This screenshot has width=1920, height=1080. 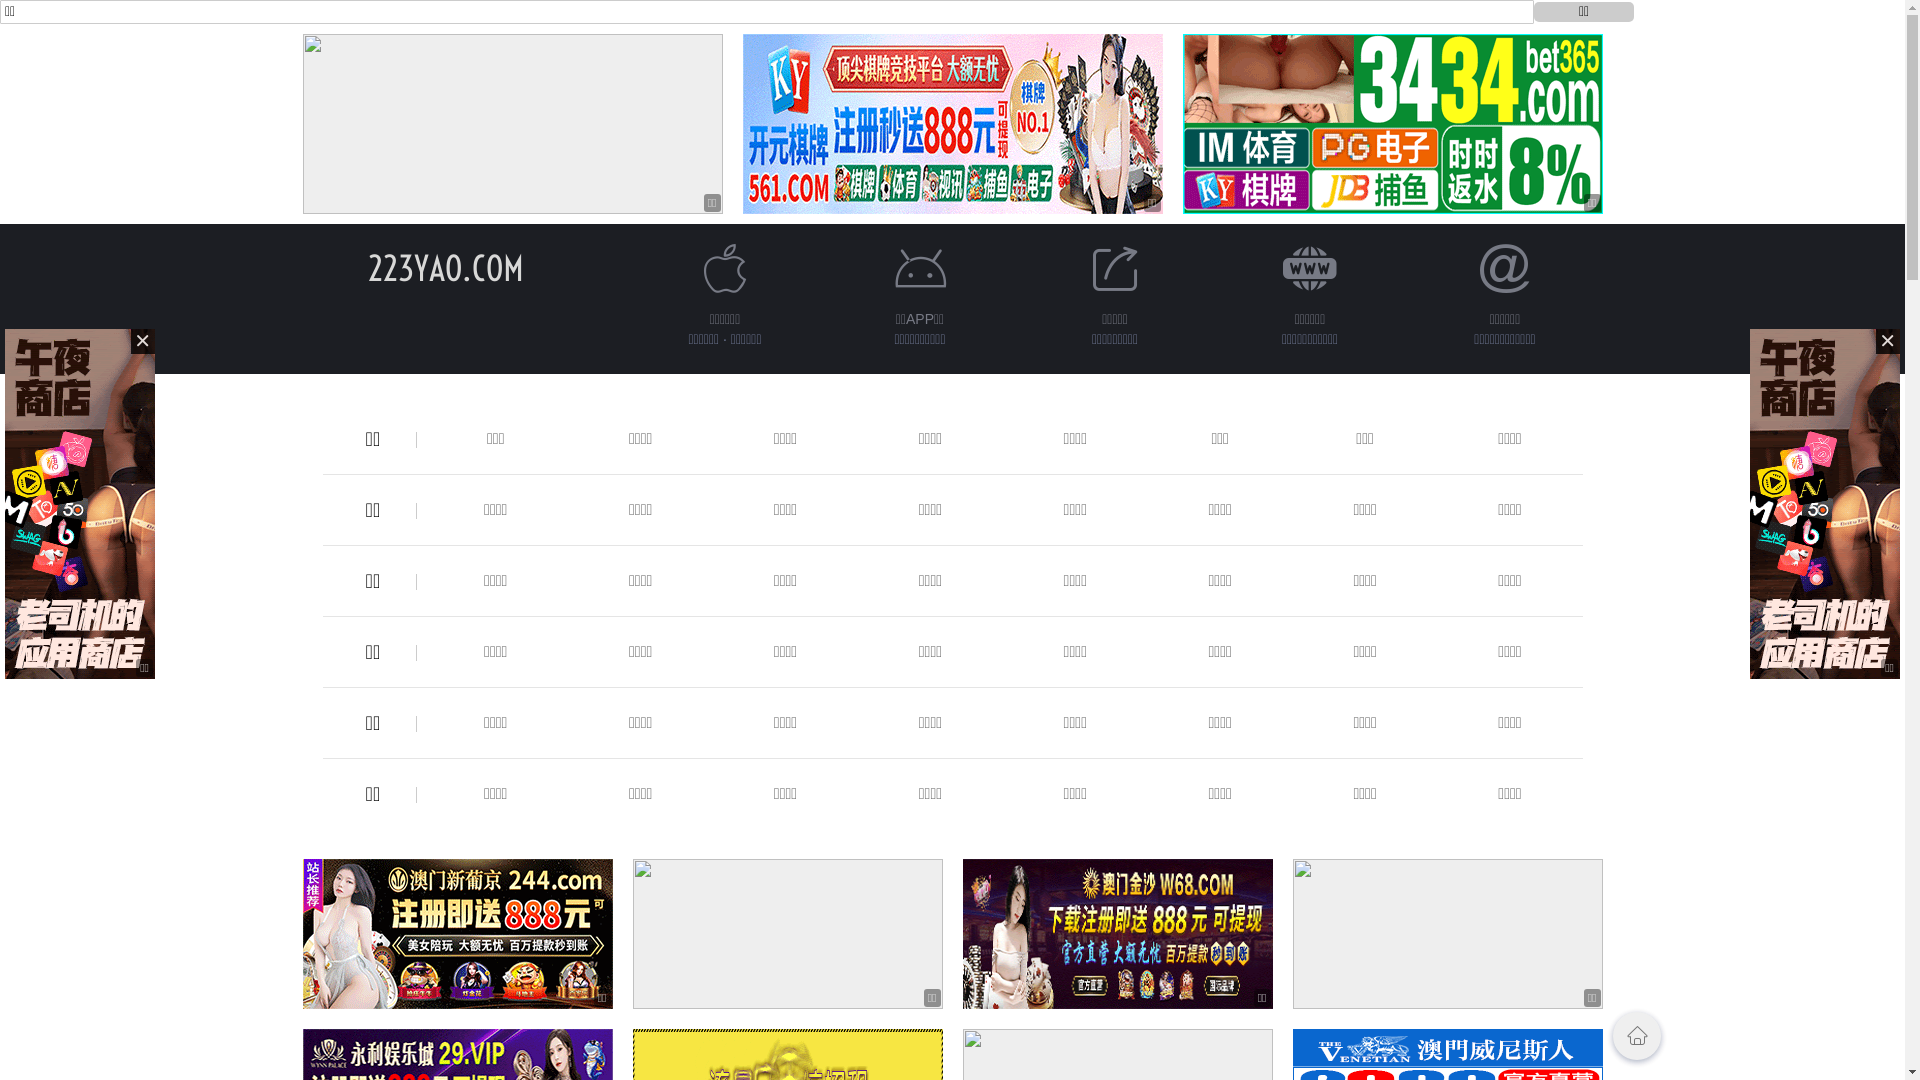 What do you see at coordinates (445, 267) in the screenshot?
I see `'223YAO.COM'` at bounding box center [445, 267].